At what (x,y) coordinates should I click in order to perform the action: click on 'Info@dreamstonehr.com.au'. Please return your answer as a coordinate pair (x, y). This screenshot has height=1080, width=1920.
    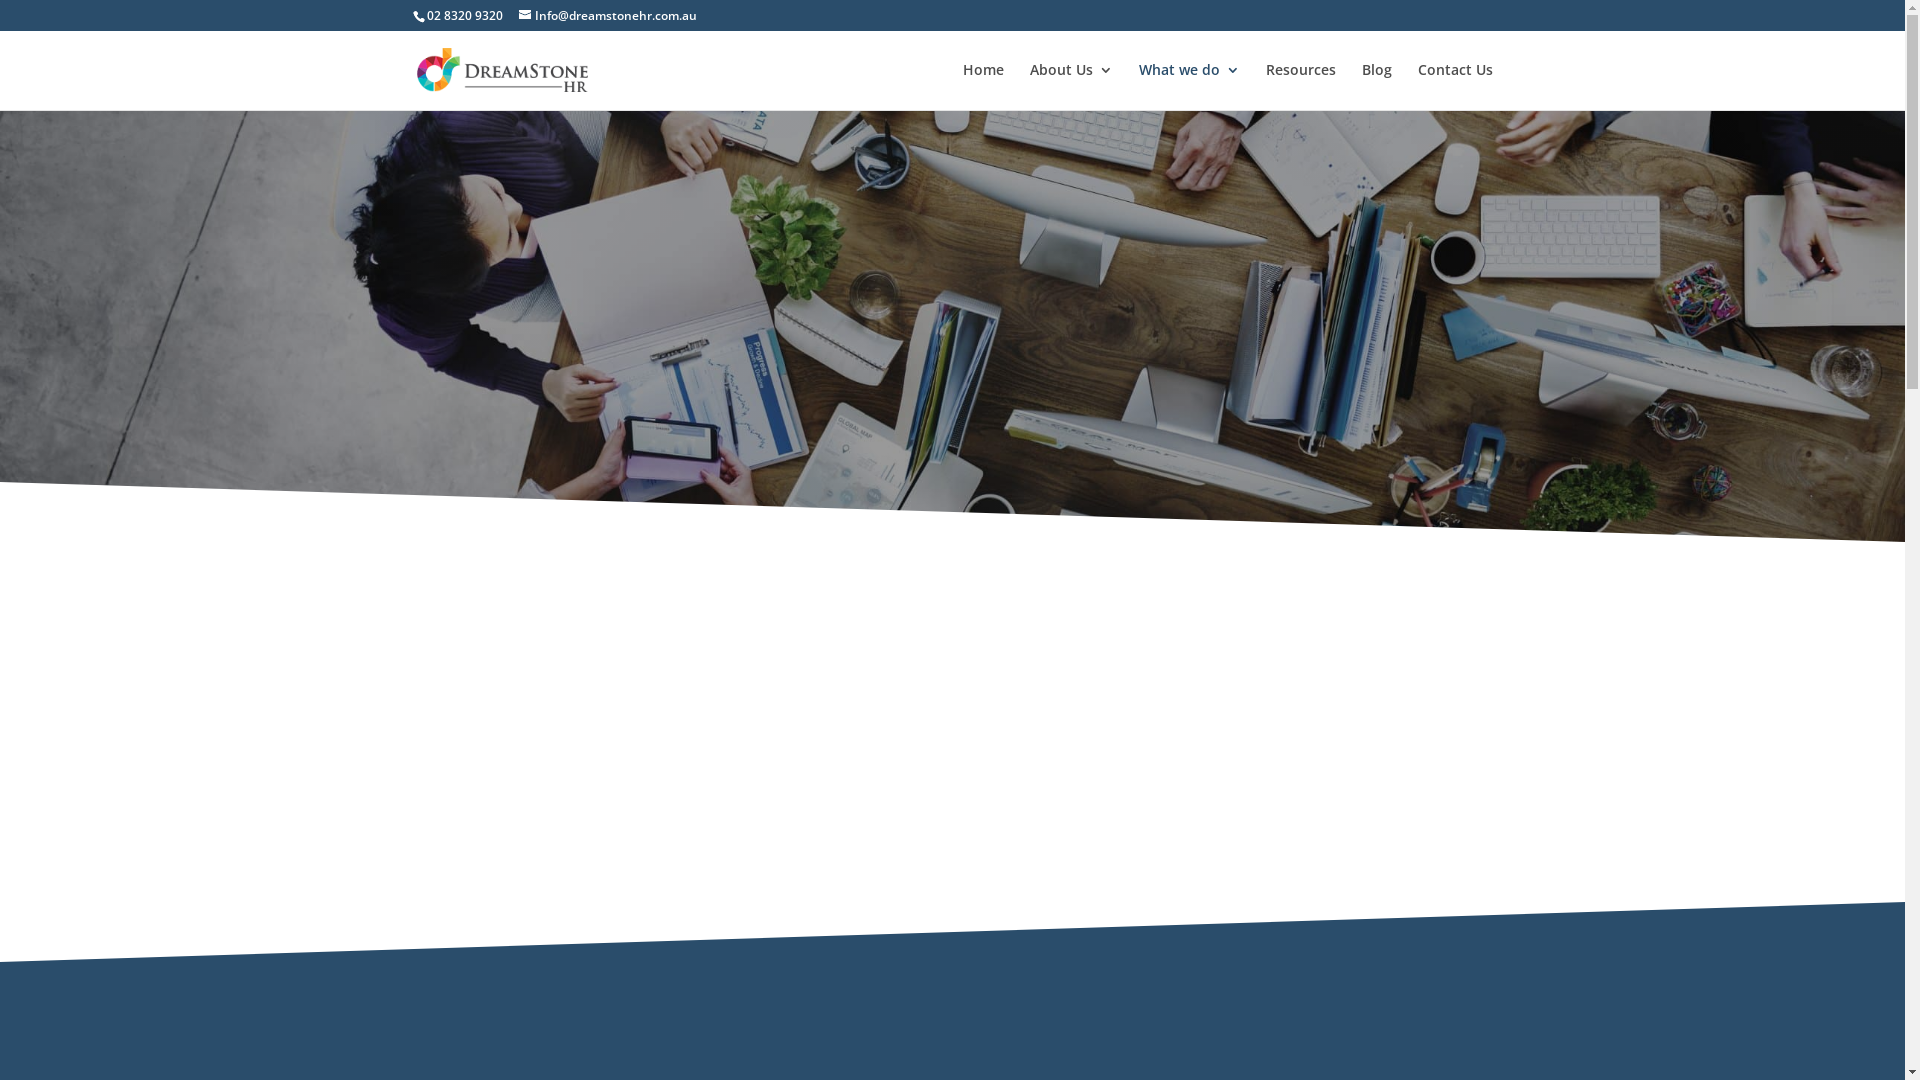
    Looking at the image, I should click on (605, 15).